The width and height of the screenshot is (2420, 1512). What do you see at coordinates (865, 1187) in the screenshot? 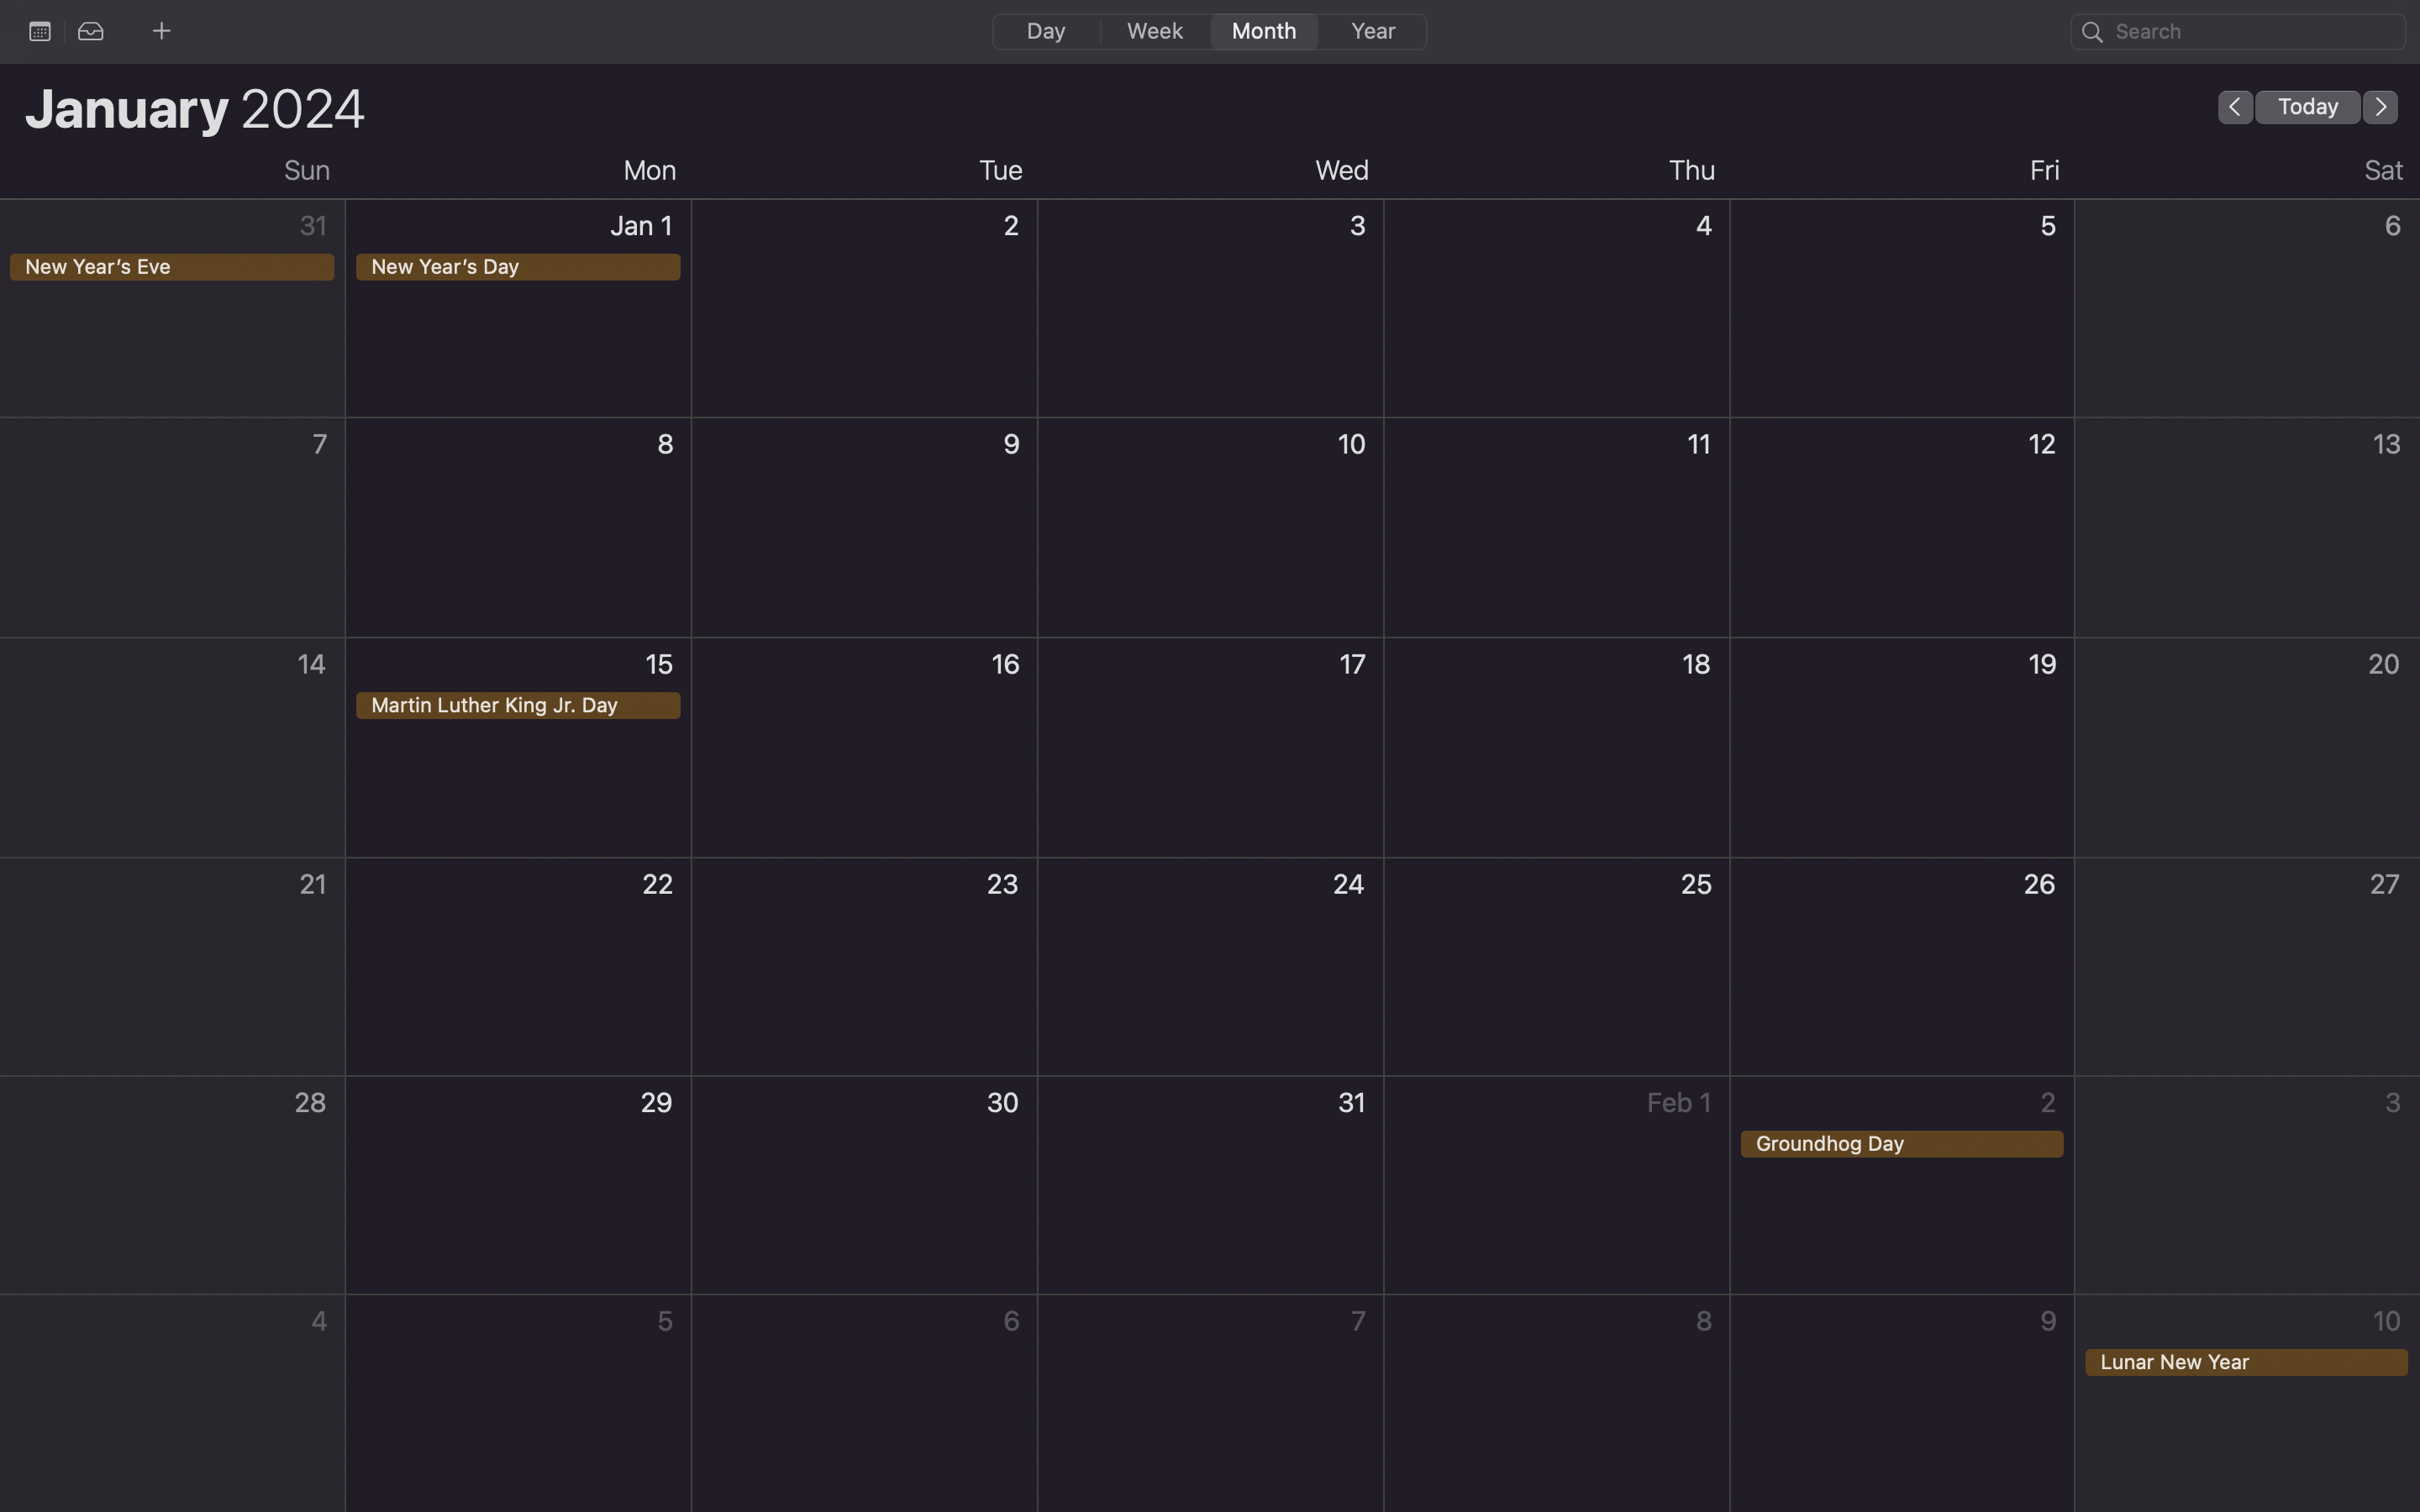
I see `the procedure to schedule an event on the 30th of the month` at bounding box center [865, 1187].